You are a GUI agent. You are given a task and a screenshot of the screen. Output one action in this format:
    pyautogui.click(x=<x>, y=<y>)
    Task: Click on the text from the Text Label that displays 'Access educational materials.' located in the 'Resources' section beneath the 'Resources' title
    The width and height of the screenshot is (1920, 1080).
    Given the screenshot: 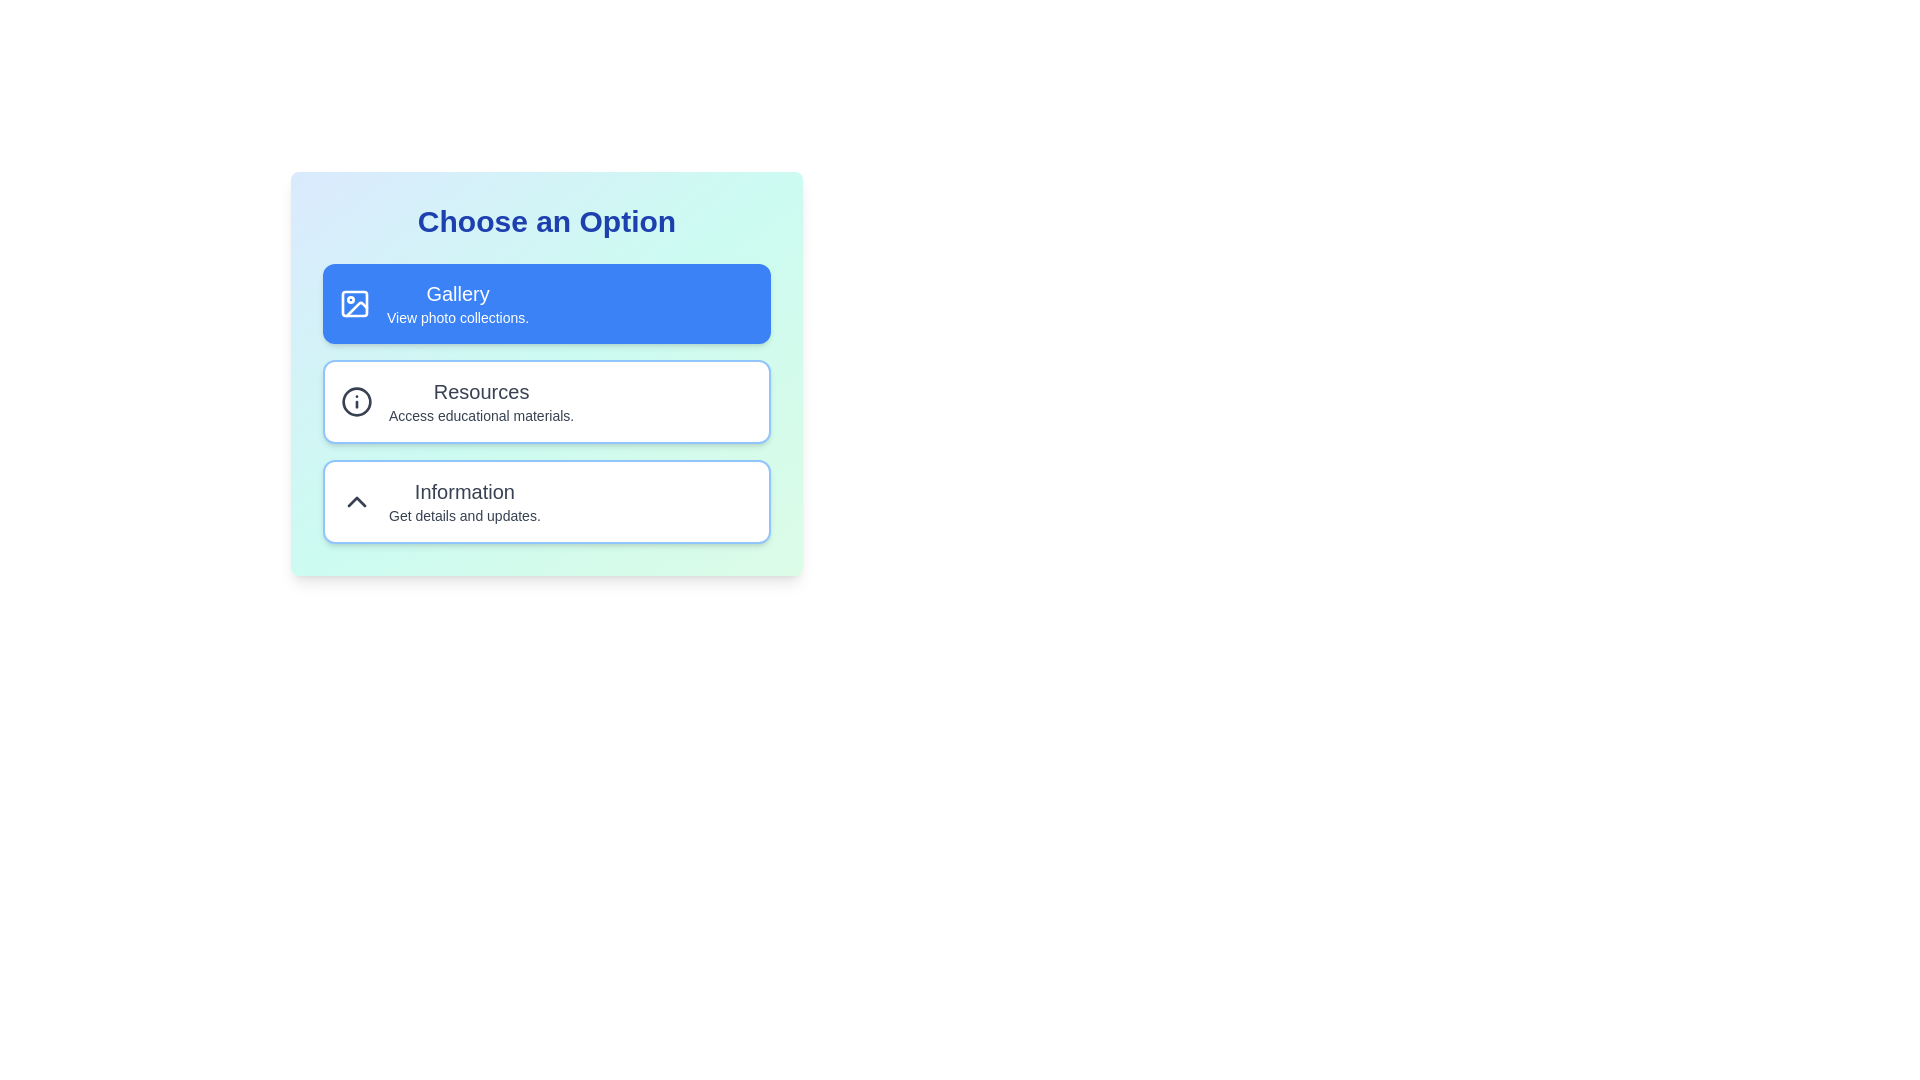 What is the action you would take?
    pyautogui.click(x=481, y=415)
    